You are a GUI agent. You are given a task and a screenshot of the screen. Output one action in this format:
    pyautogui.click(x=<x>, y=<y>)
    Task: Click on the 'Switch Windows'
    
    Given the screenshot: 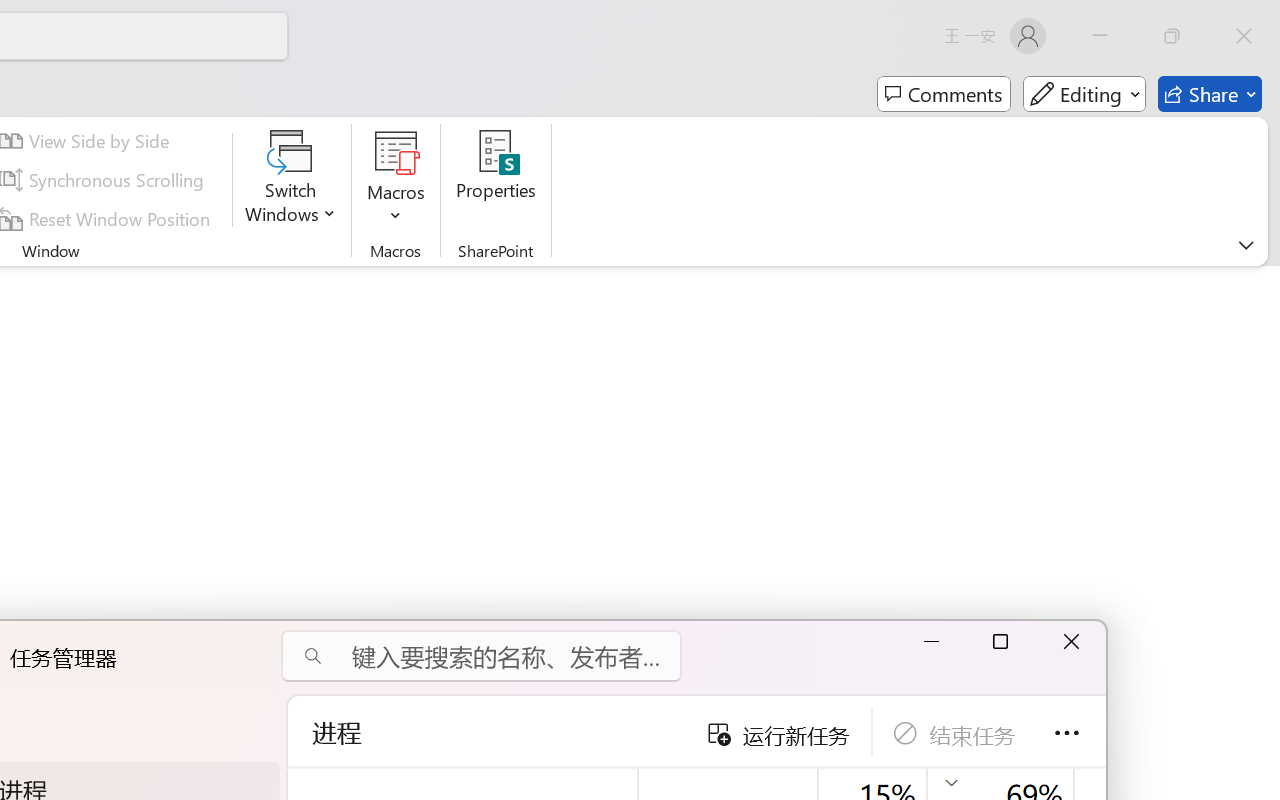 What is the action you would take?
    pyautogui.click(x=290, y=179)
    